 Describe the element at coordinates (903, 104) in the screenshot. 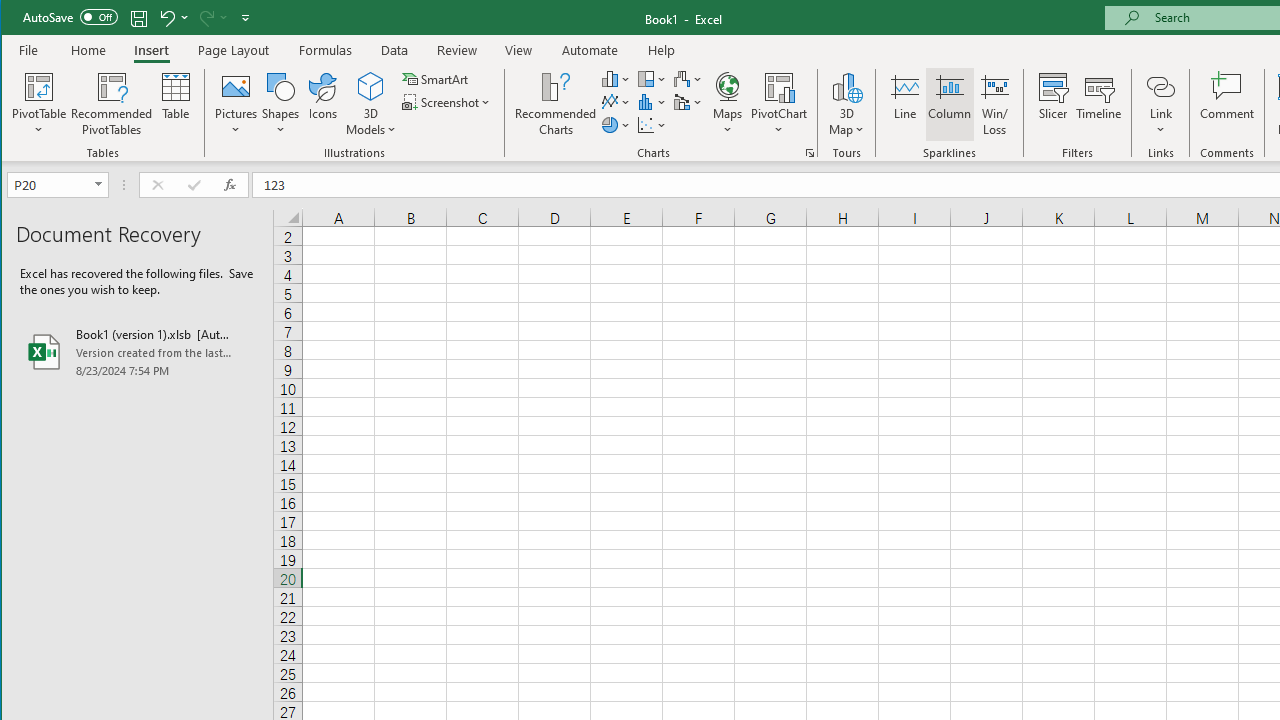

I see `'Line'` at that location.